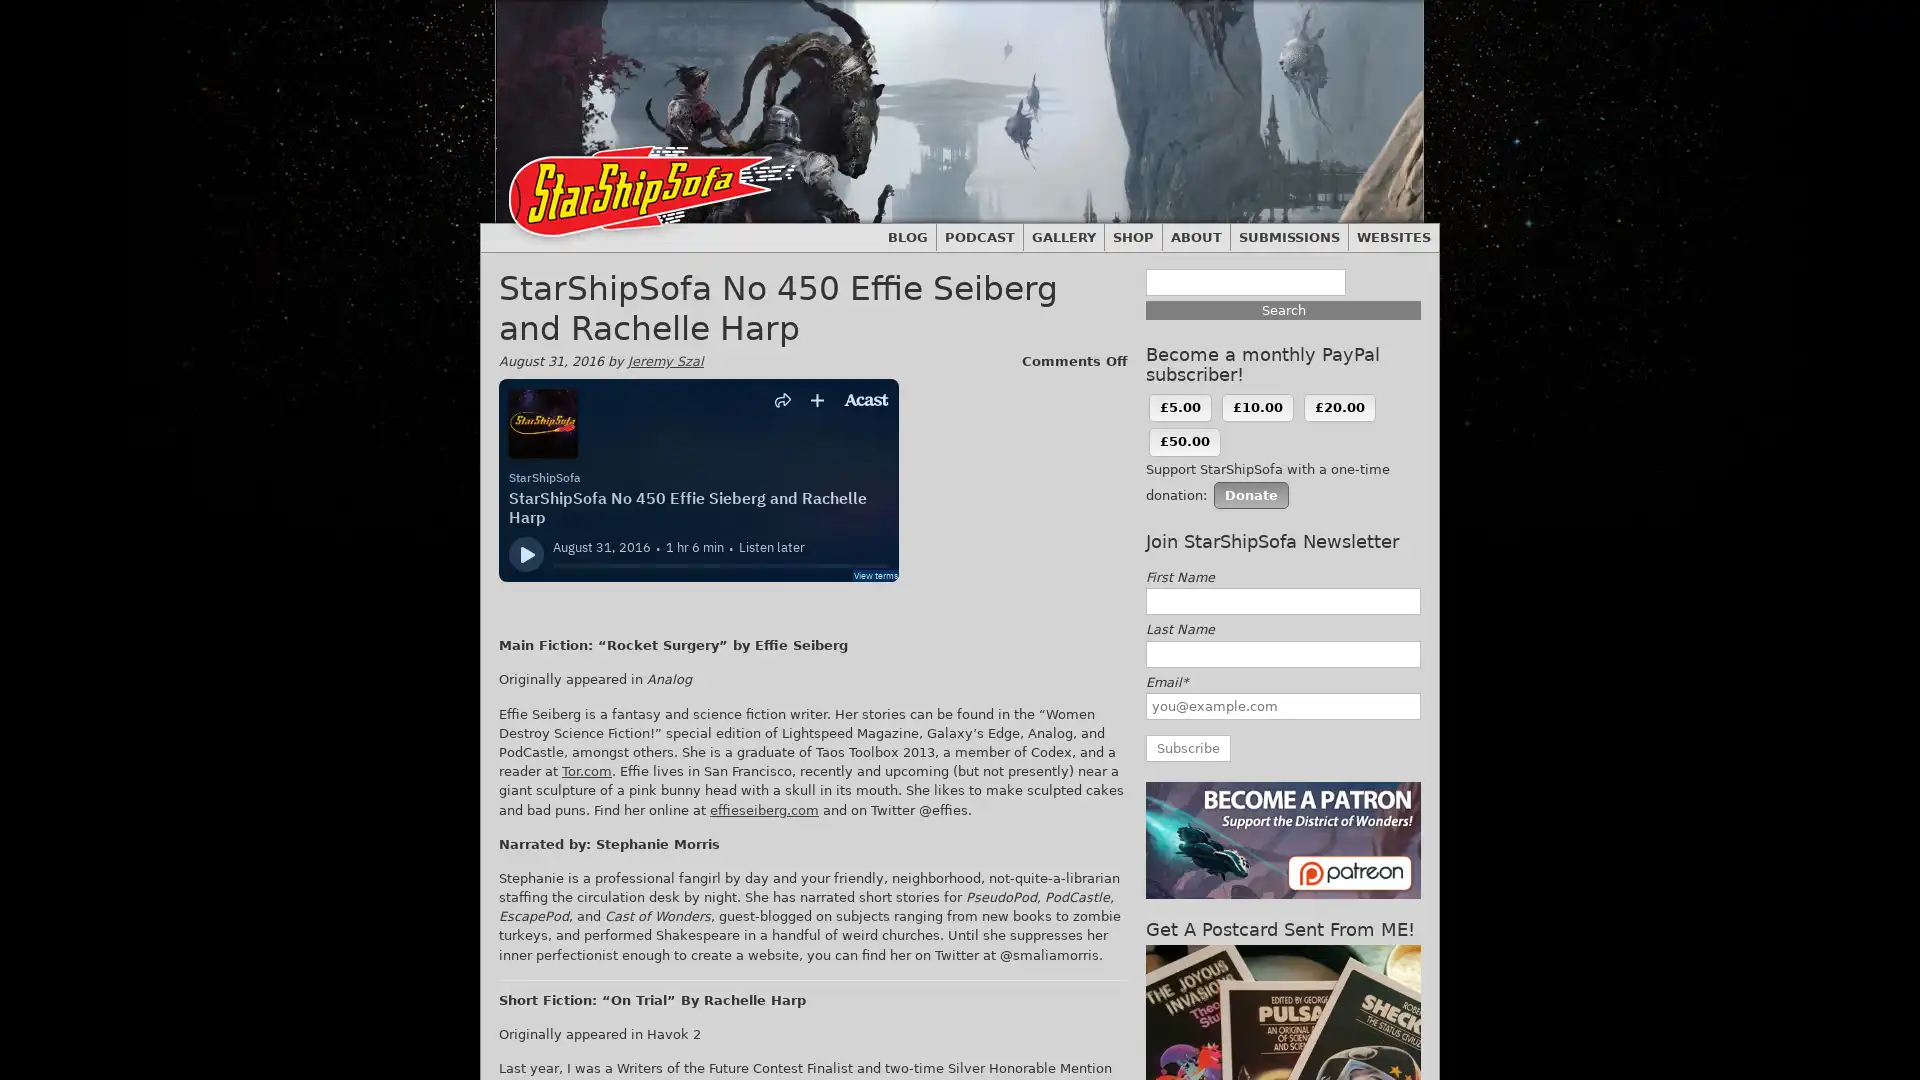  Describe the element at coordinates (1188, 748) in the screenshot. I see `Subscribe` at that location.